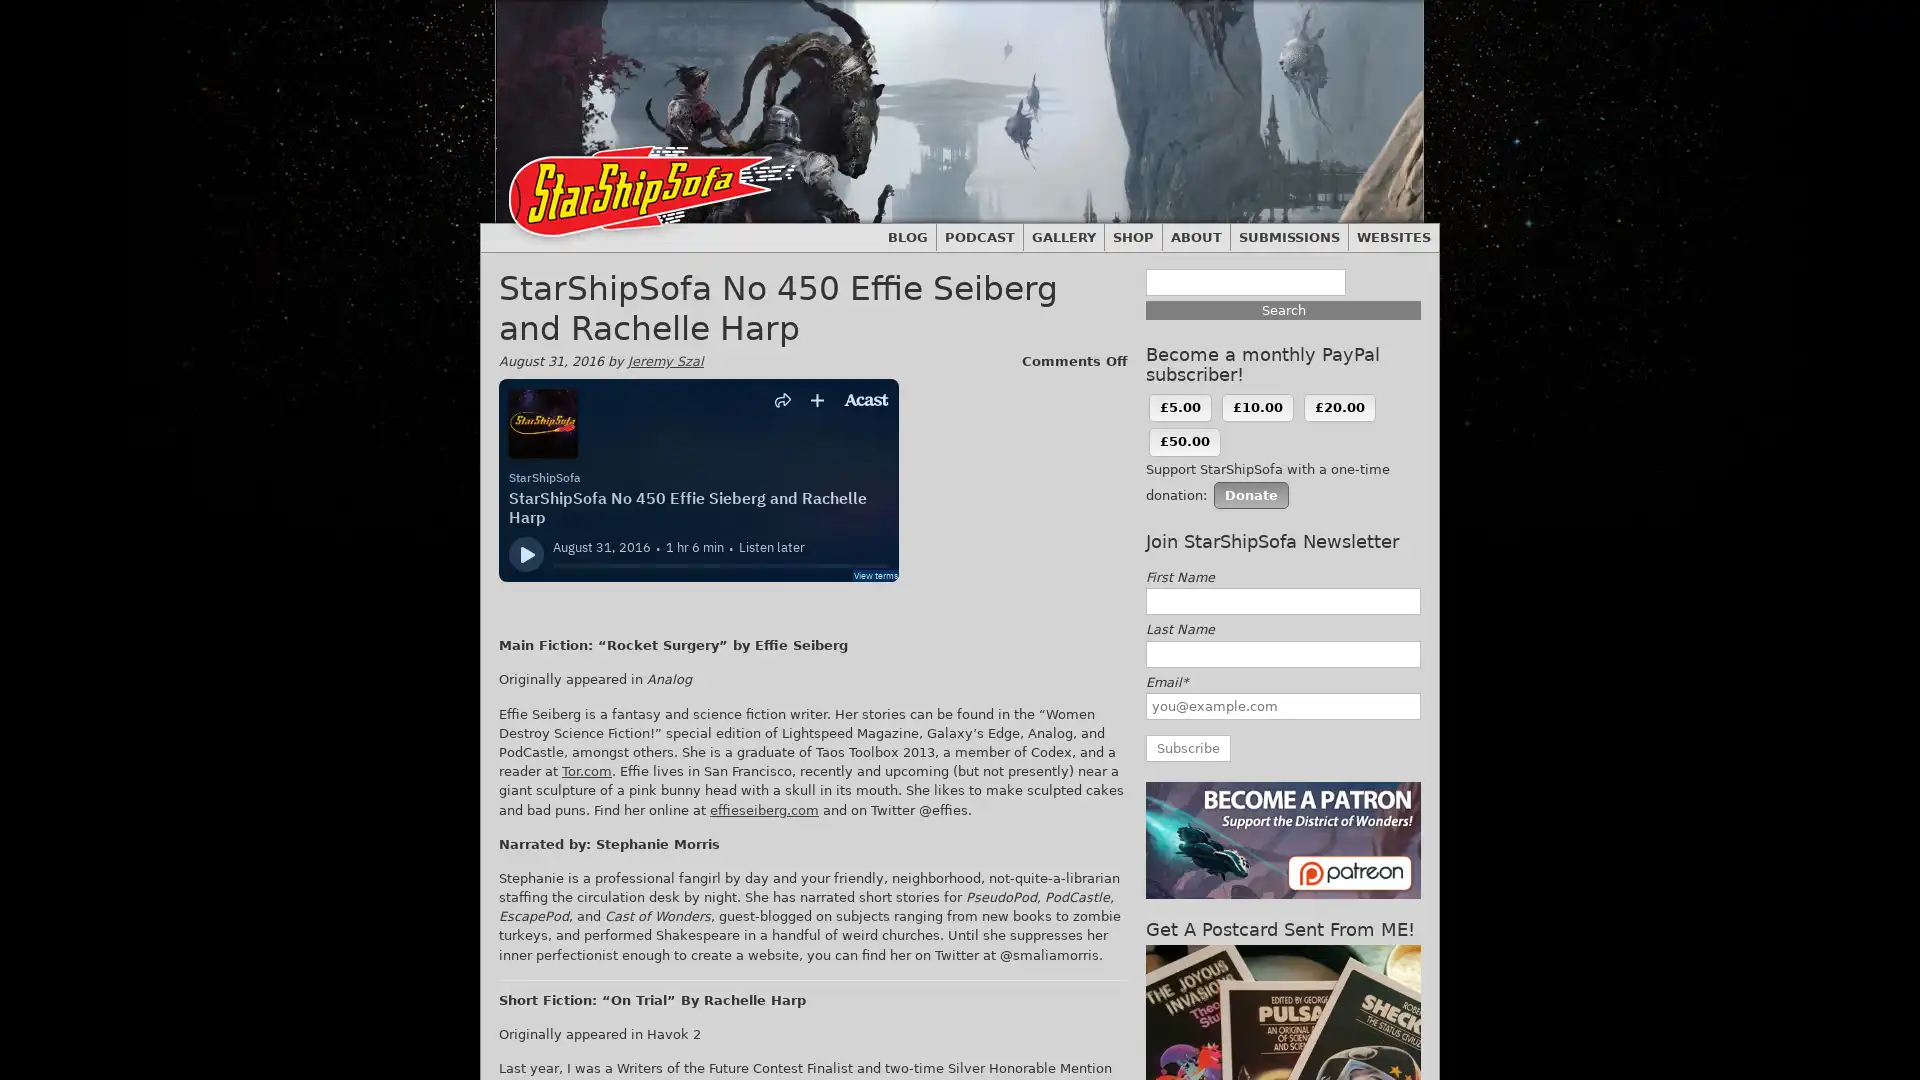  Describe the element at coordinates (1188, 748) in the screenshot. I see `Subscribe` at that location.